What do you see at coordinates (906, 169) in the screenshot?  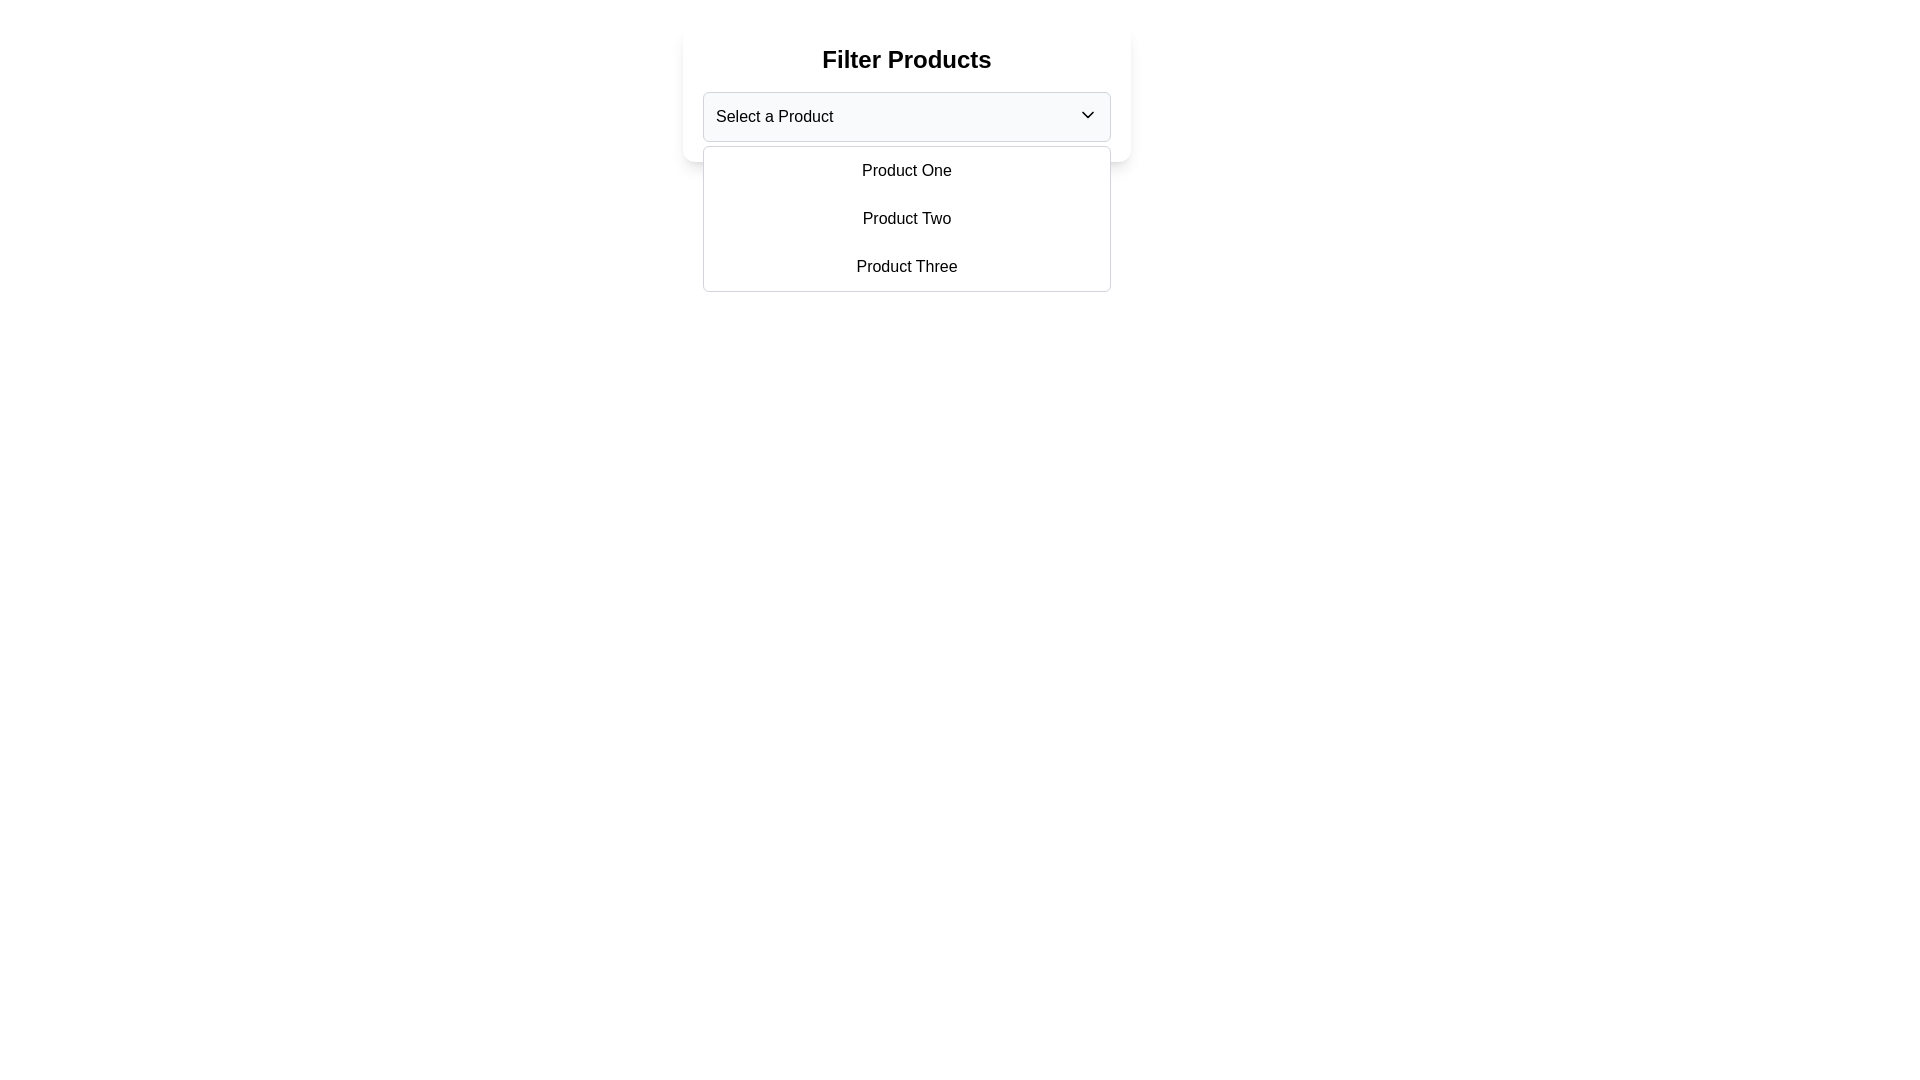 I see `the first selectable option in the dropdown menu labeled 'Select a Product'` at bounding box center [906, 169].